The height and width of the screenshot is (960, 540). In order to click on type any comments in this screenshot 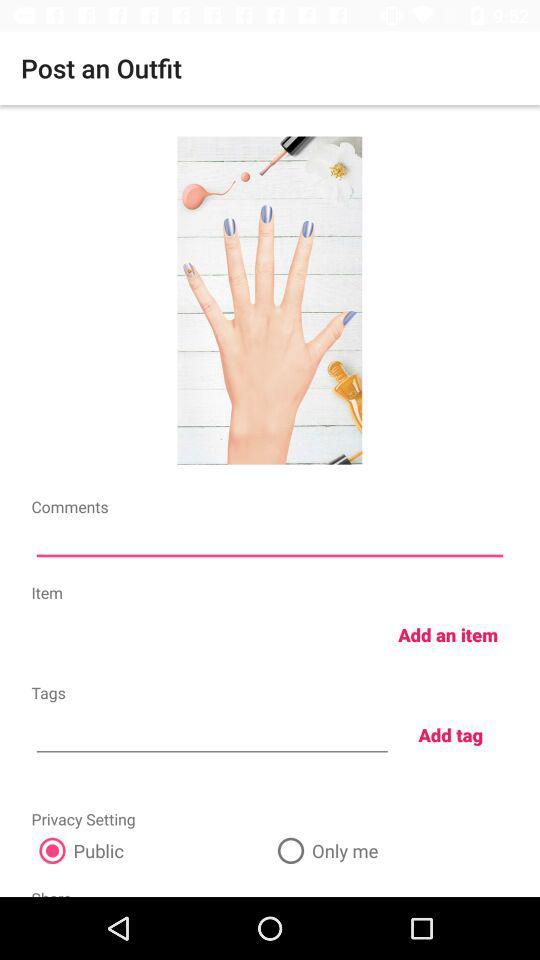, I will do `click(270, 541)`.